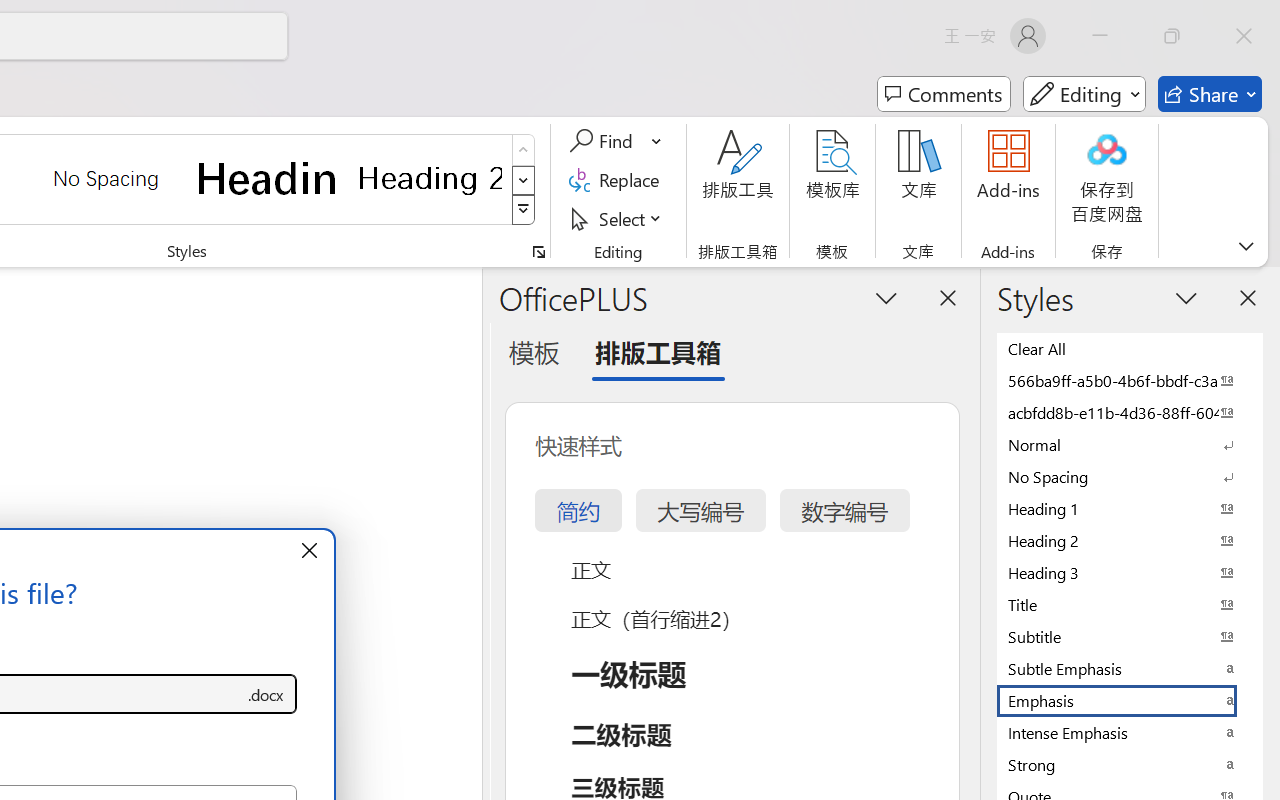 This screenshot has height=800, width=1280. I want to click on 'Mode', so click(1083, 94).